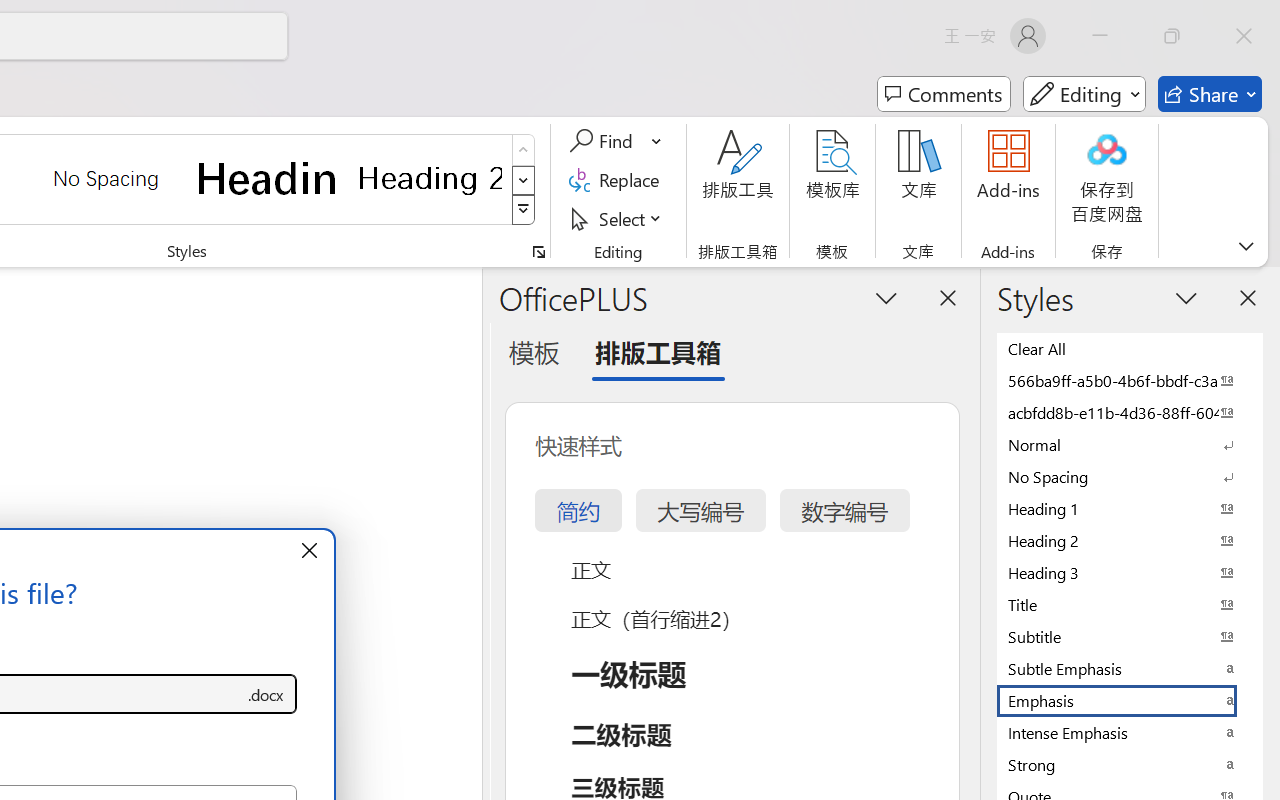 This screenshot has height=800, width=1280. I want to click on 'Mode', so click(1083, 94).